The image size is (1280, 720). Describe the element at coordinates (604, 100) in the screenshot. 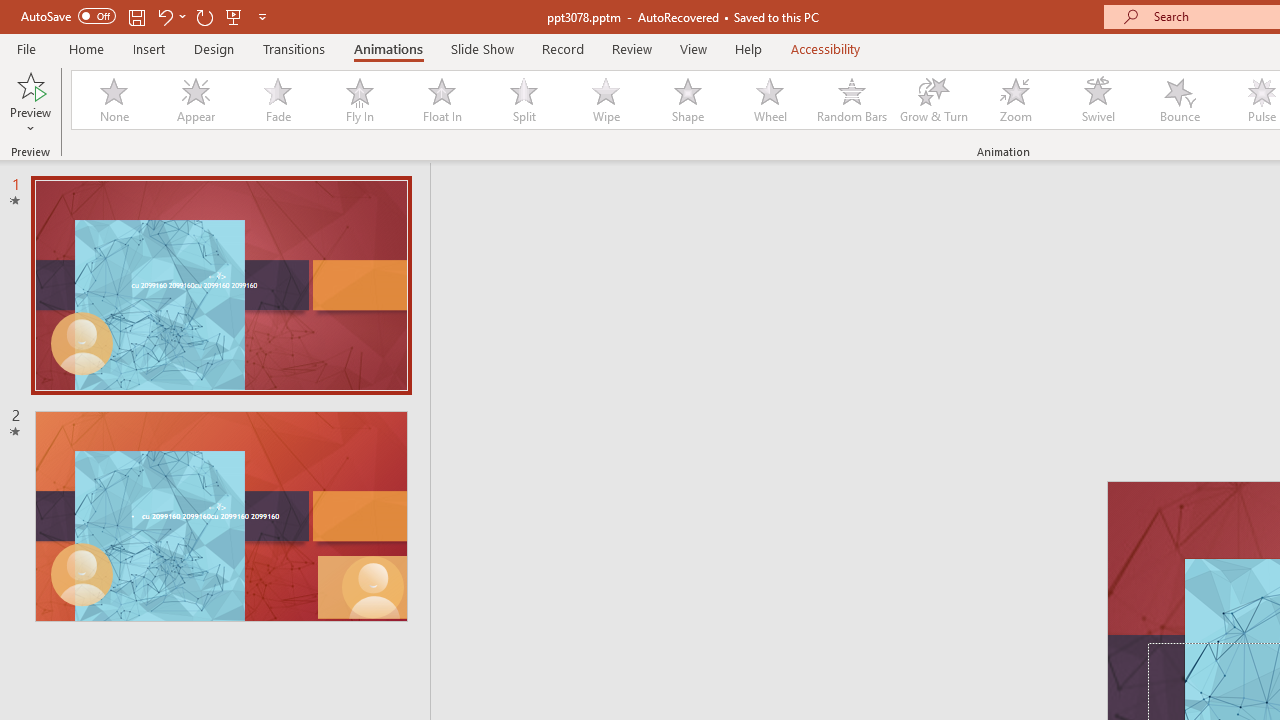

I see `'Wipe'` at that location.